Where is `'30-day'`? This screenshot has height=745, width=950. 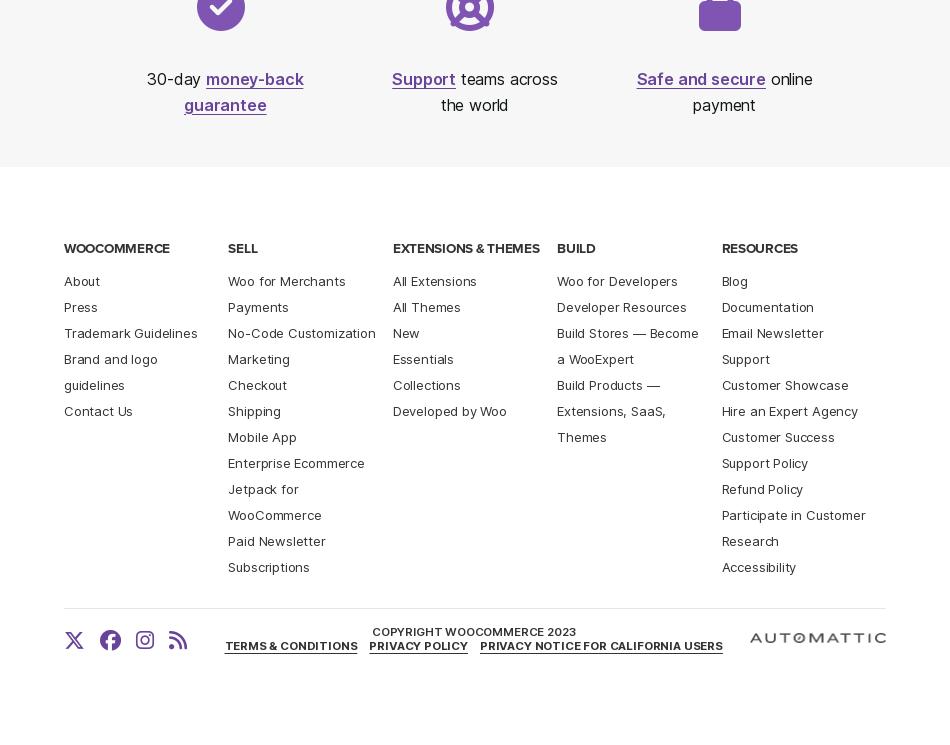 '30-day' is located at coordinates (176, 78).